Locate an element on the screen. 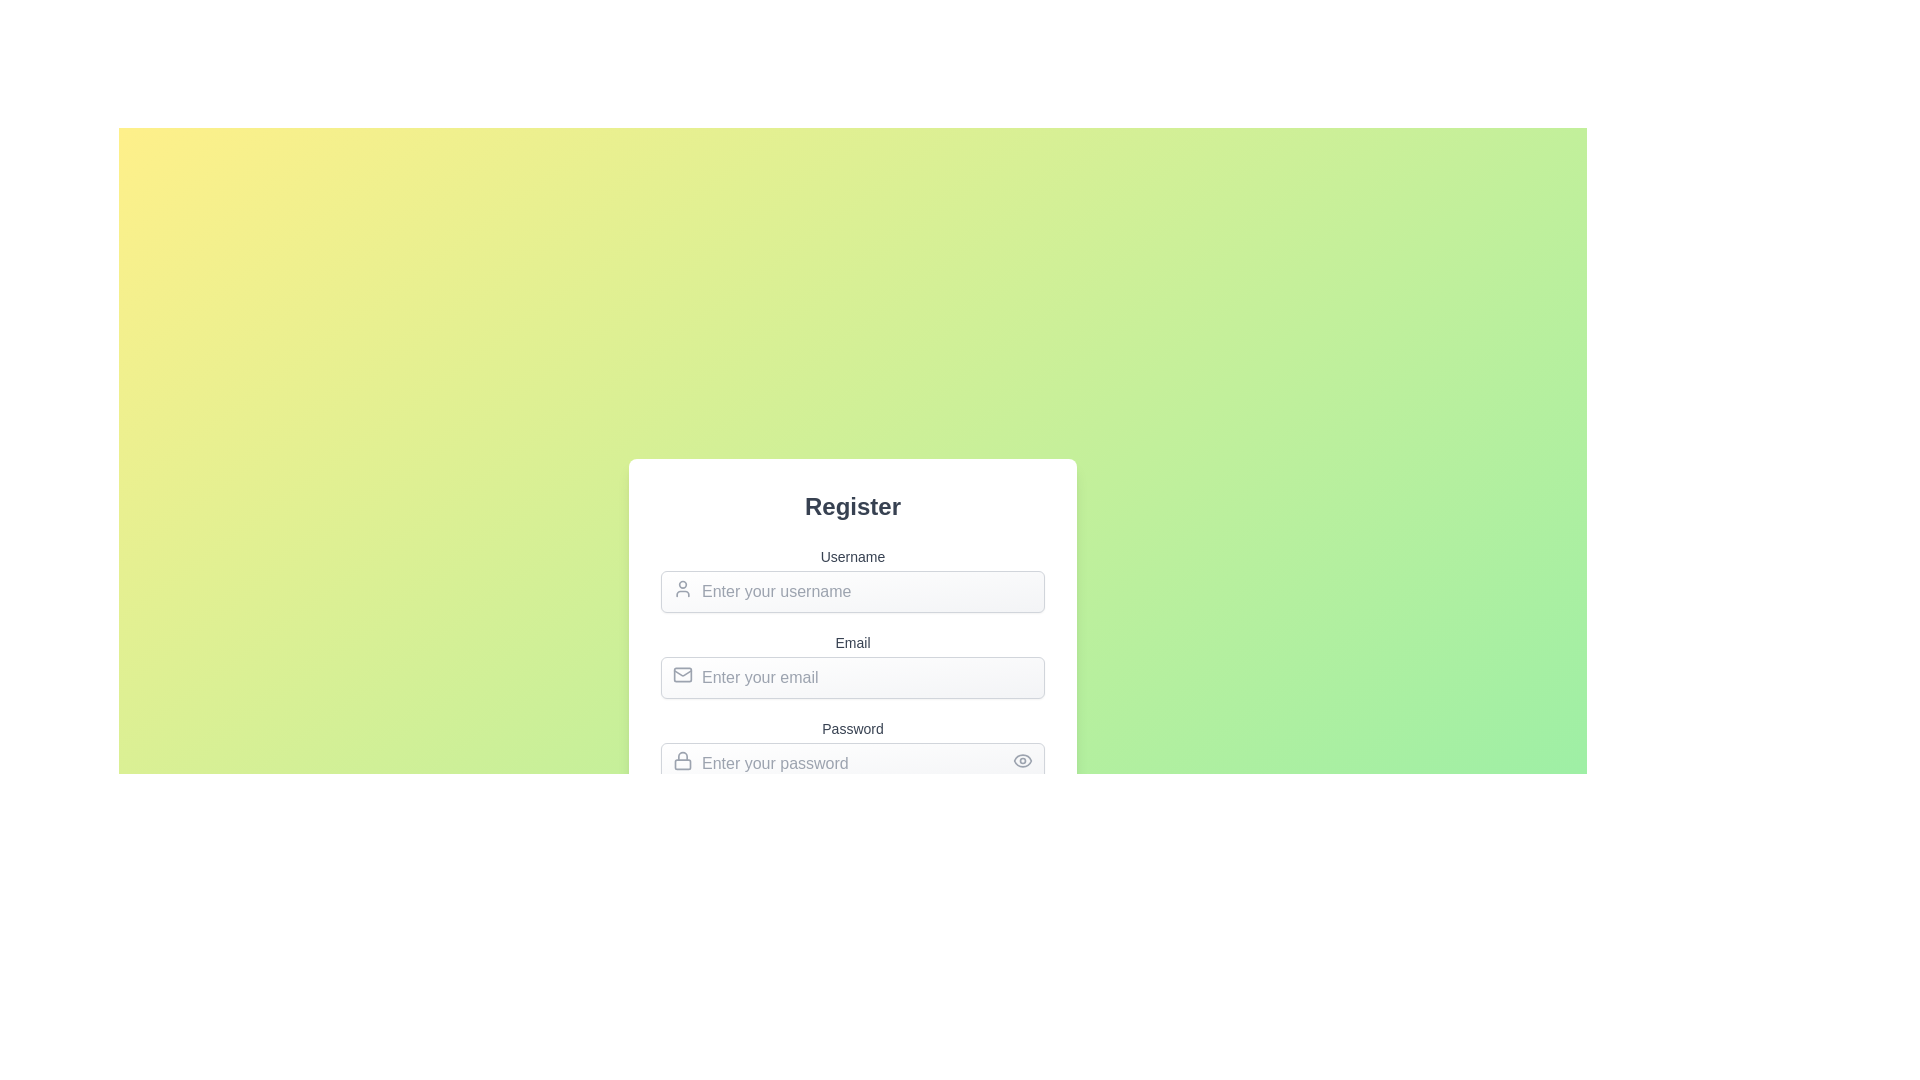 The width and height of the screenshot is (1920, 1080). the eye icon button located at the right side of the password input field is located at coordinates (1022, 760).